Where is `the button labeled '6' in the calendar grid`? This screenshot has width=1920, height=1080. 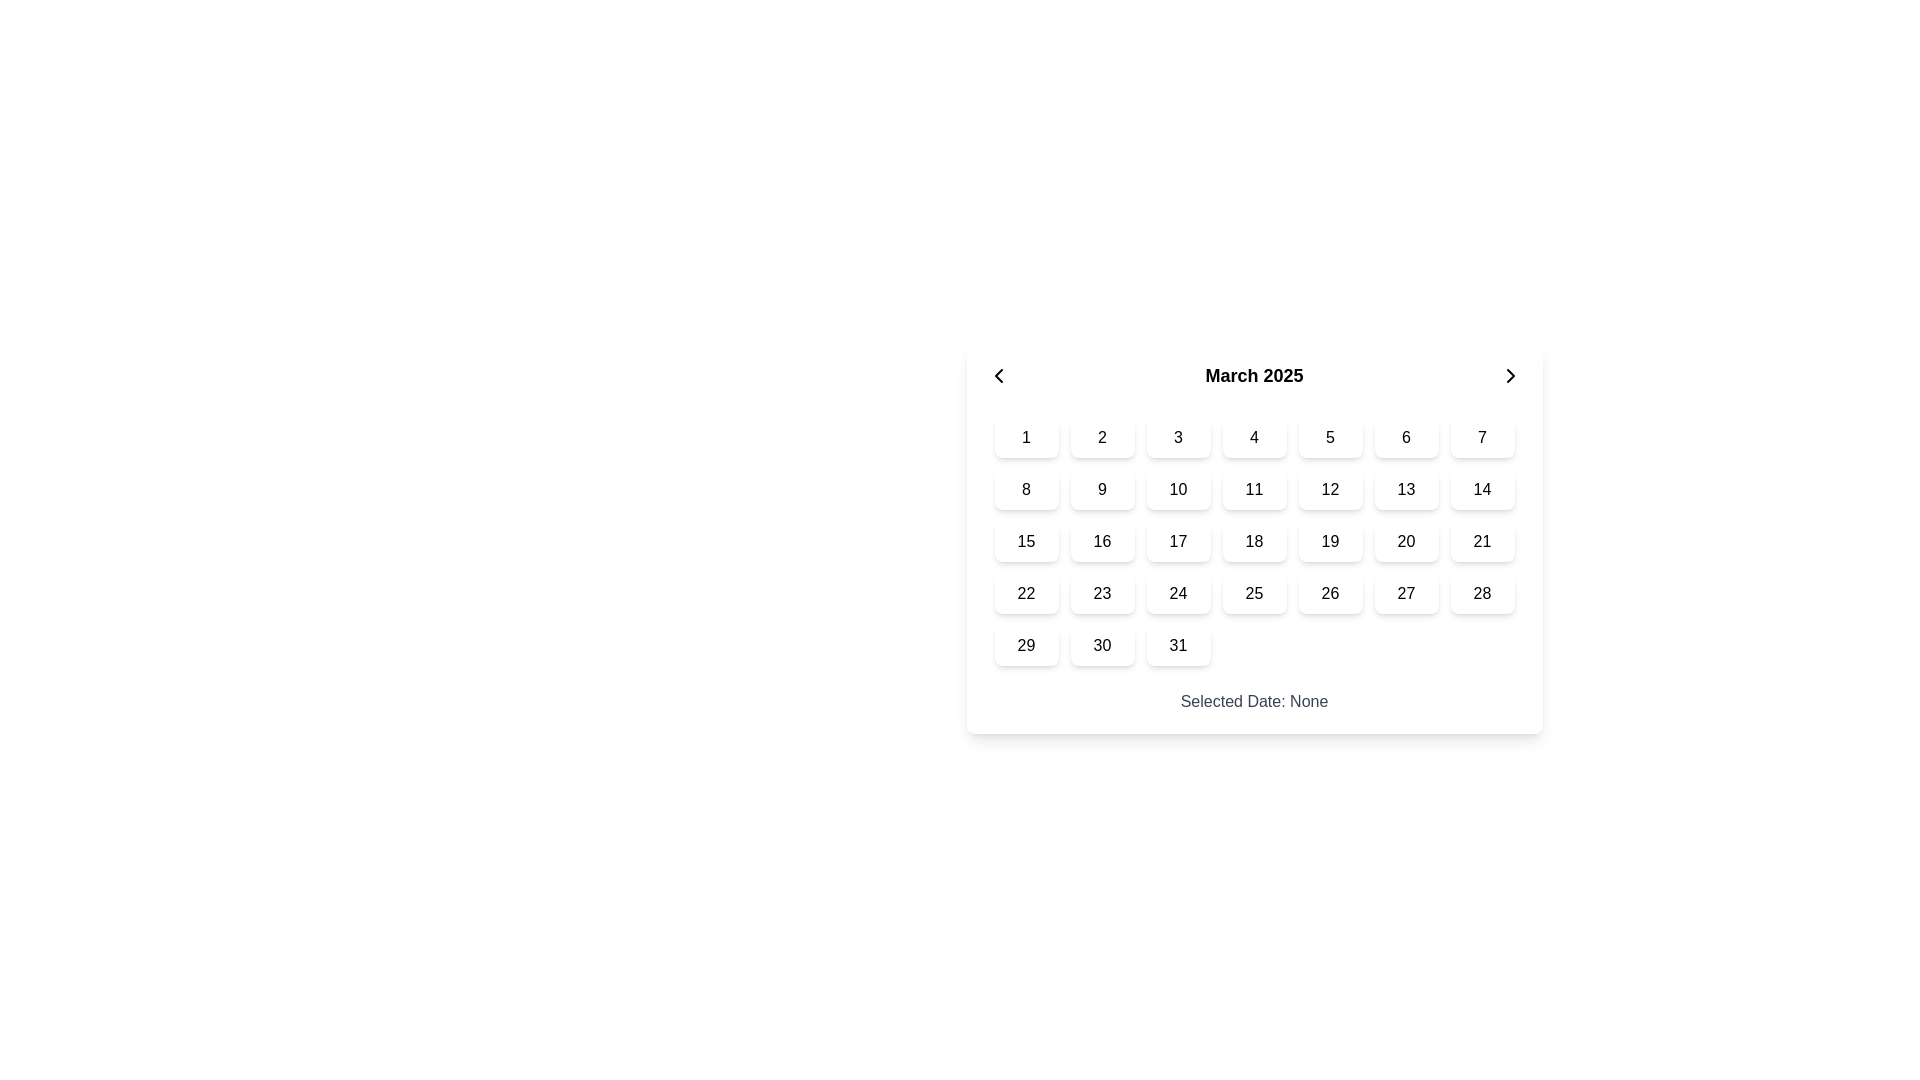
the button labeled '6' in the calendar grid is located at coordinates (1405, 437).